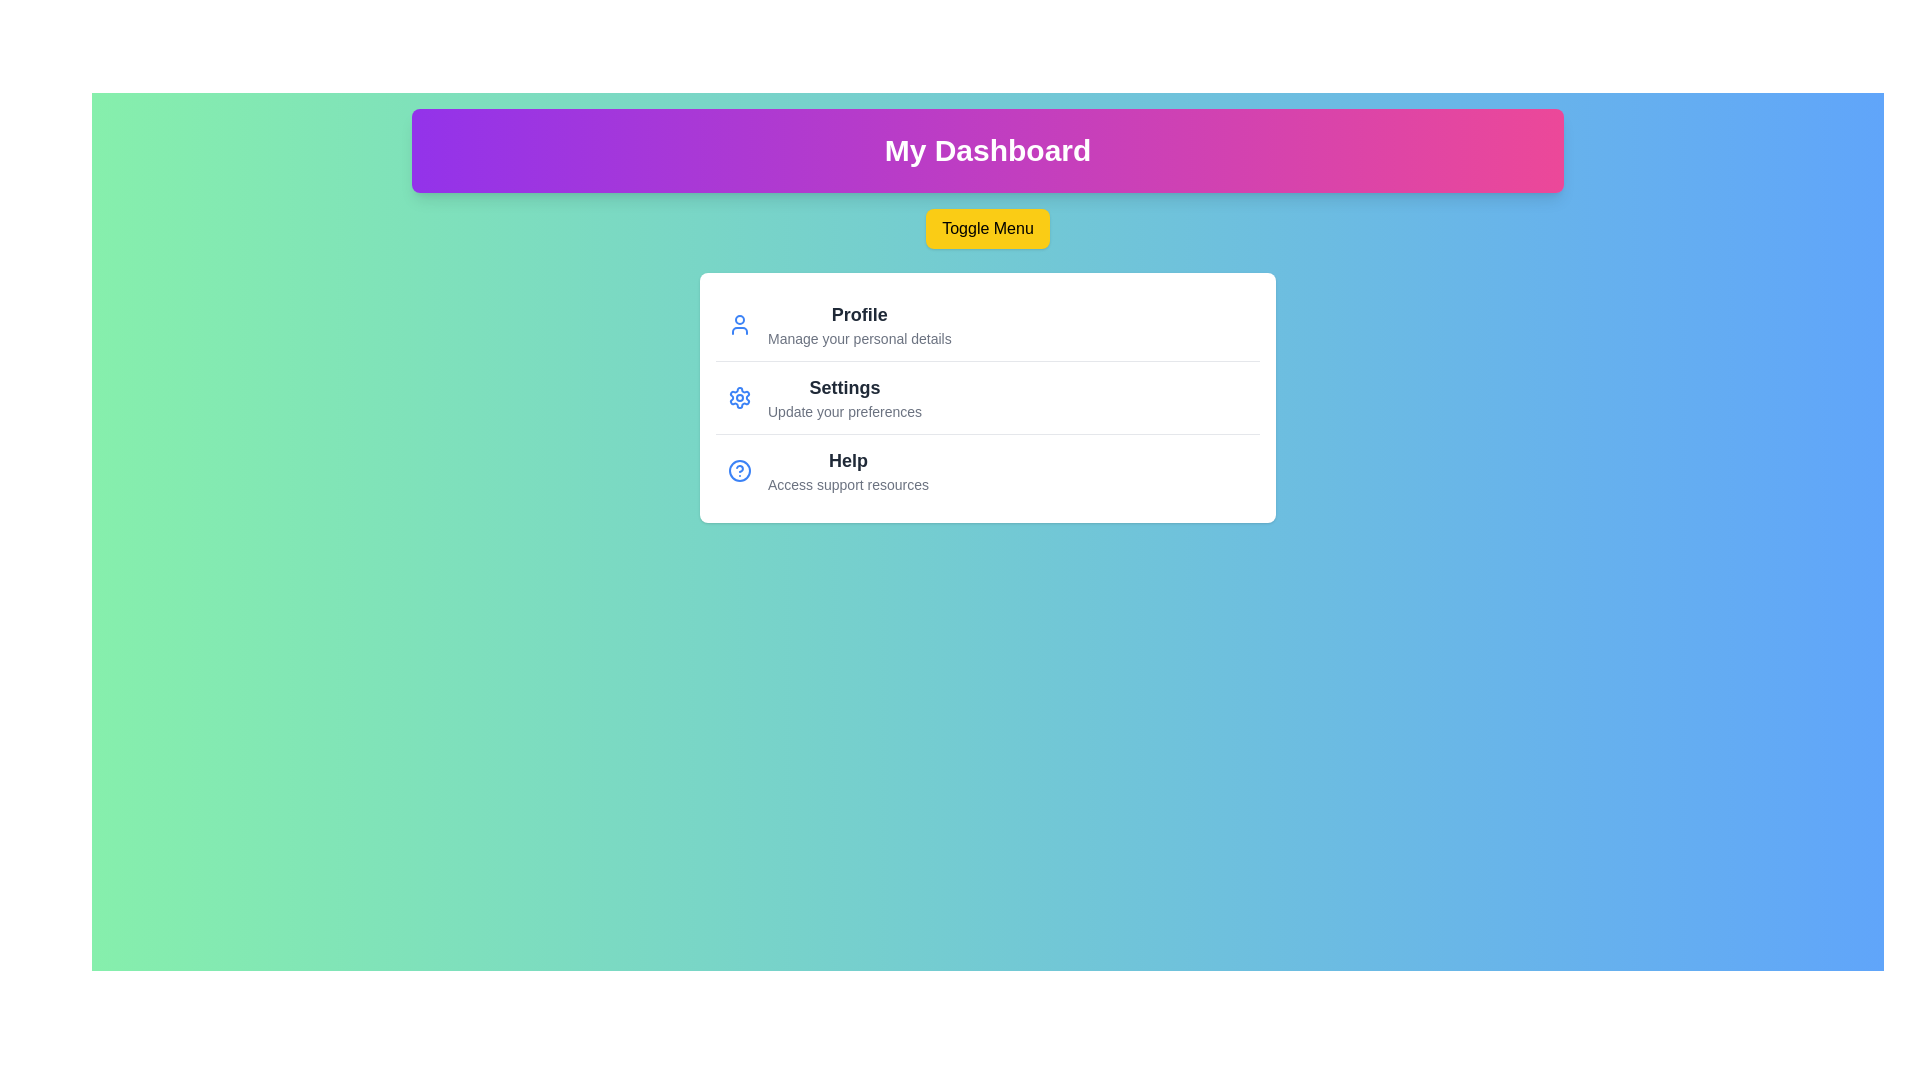 The width and height of the screenshot is (1920, 1080). Describe the element at coordinates (988, 227) in the screenshot. I see `the 'Toggle Menu' button to toggle the visibility of the menu` at that location.